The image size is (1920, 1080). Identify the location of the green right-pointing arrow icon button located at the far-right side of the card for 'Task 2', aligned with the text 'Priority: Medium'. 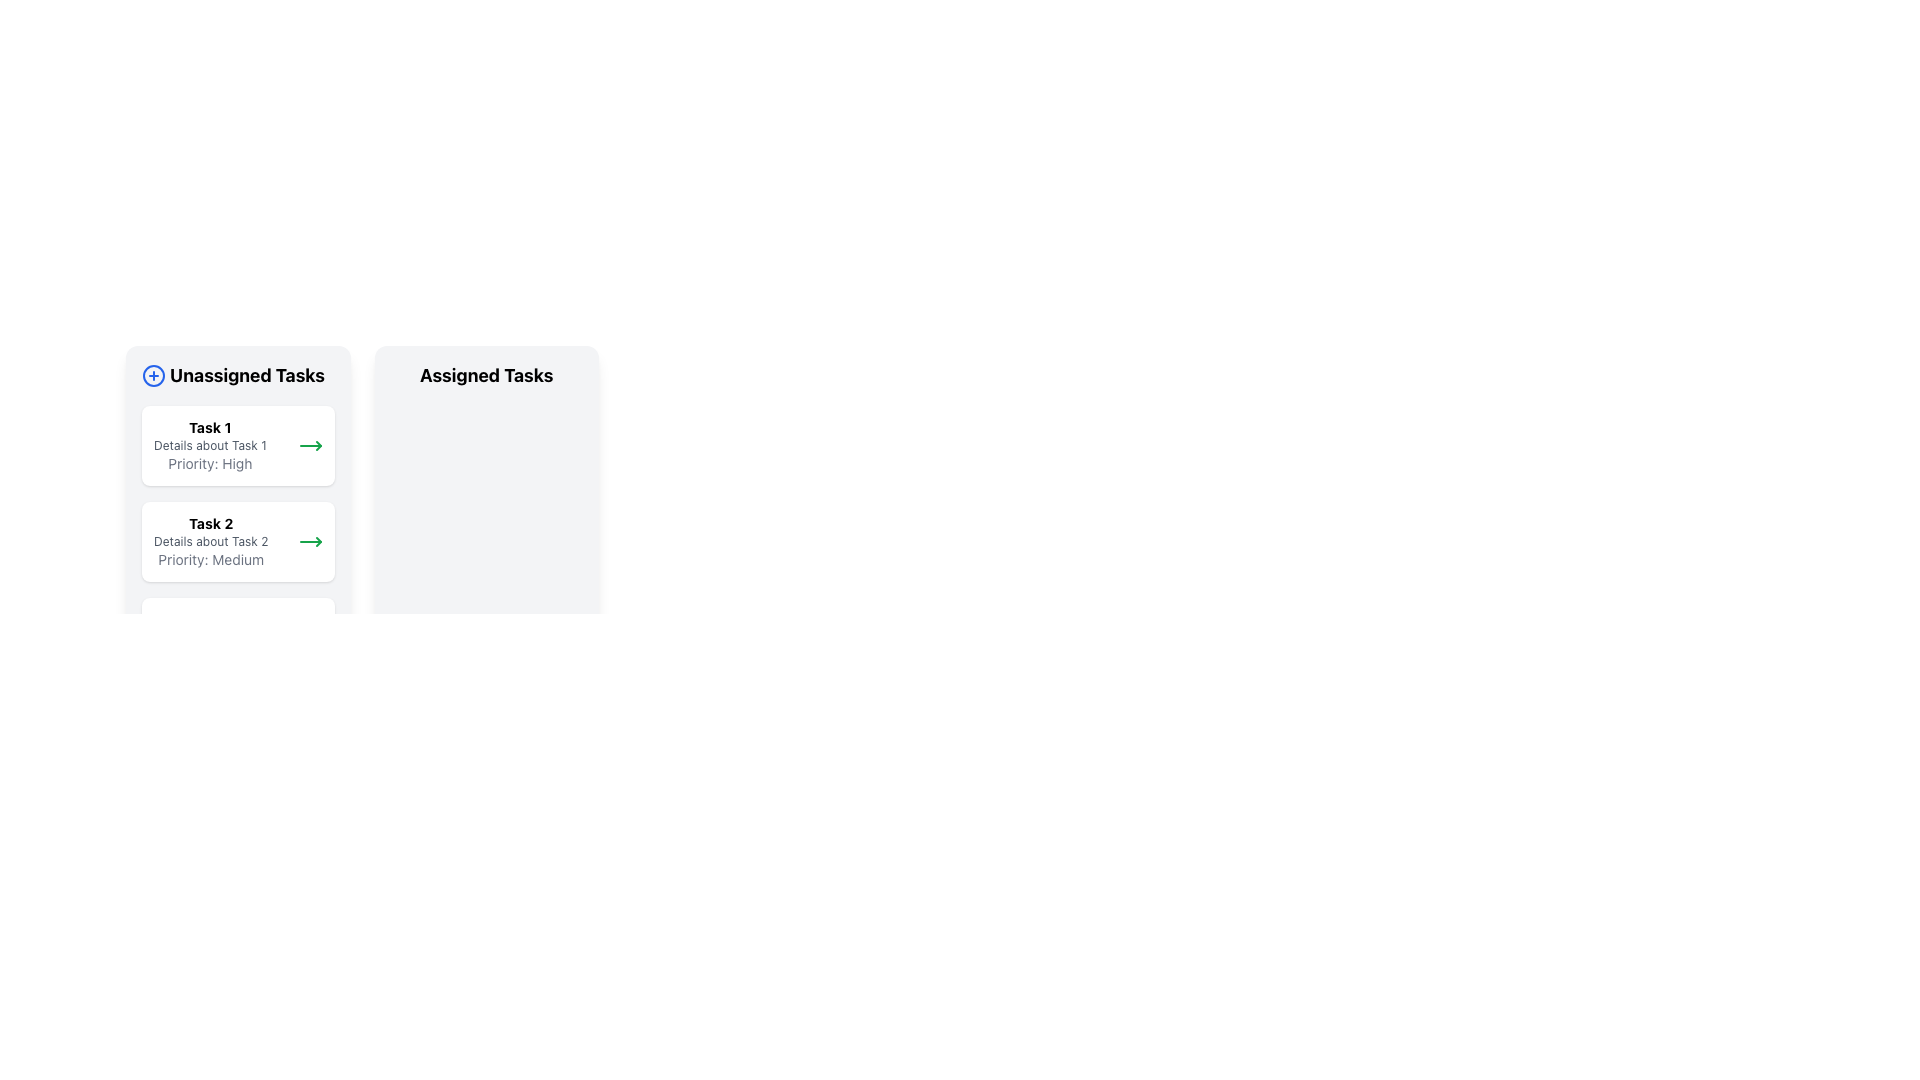
(309, 542).